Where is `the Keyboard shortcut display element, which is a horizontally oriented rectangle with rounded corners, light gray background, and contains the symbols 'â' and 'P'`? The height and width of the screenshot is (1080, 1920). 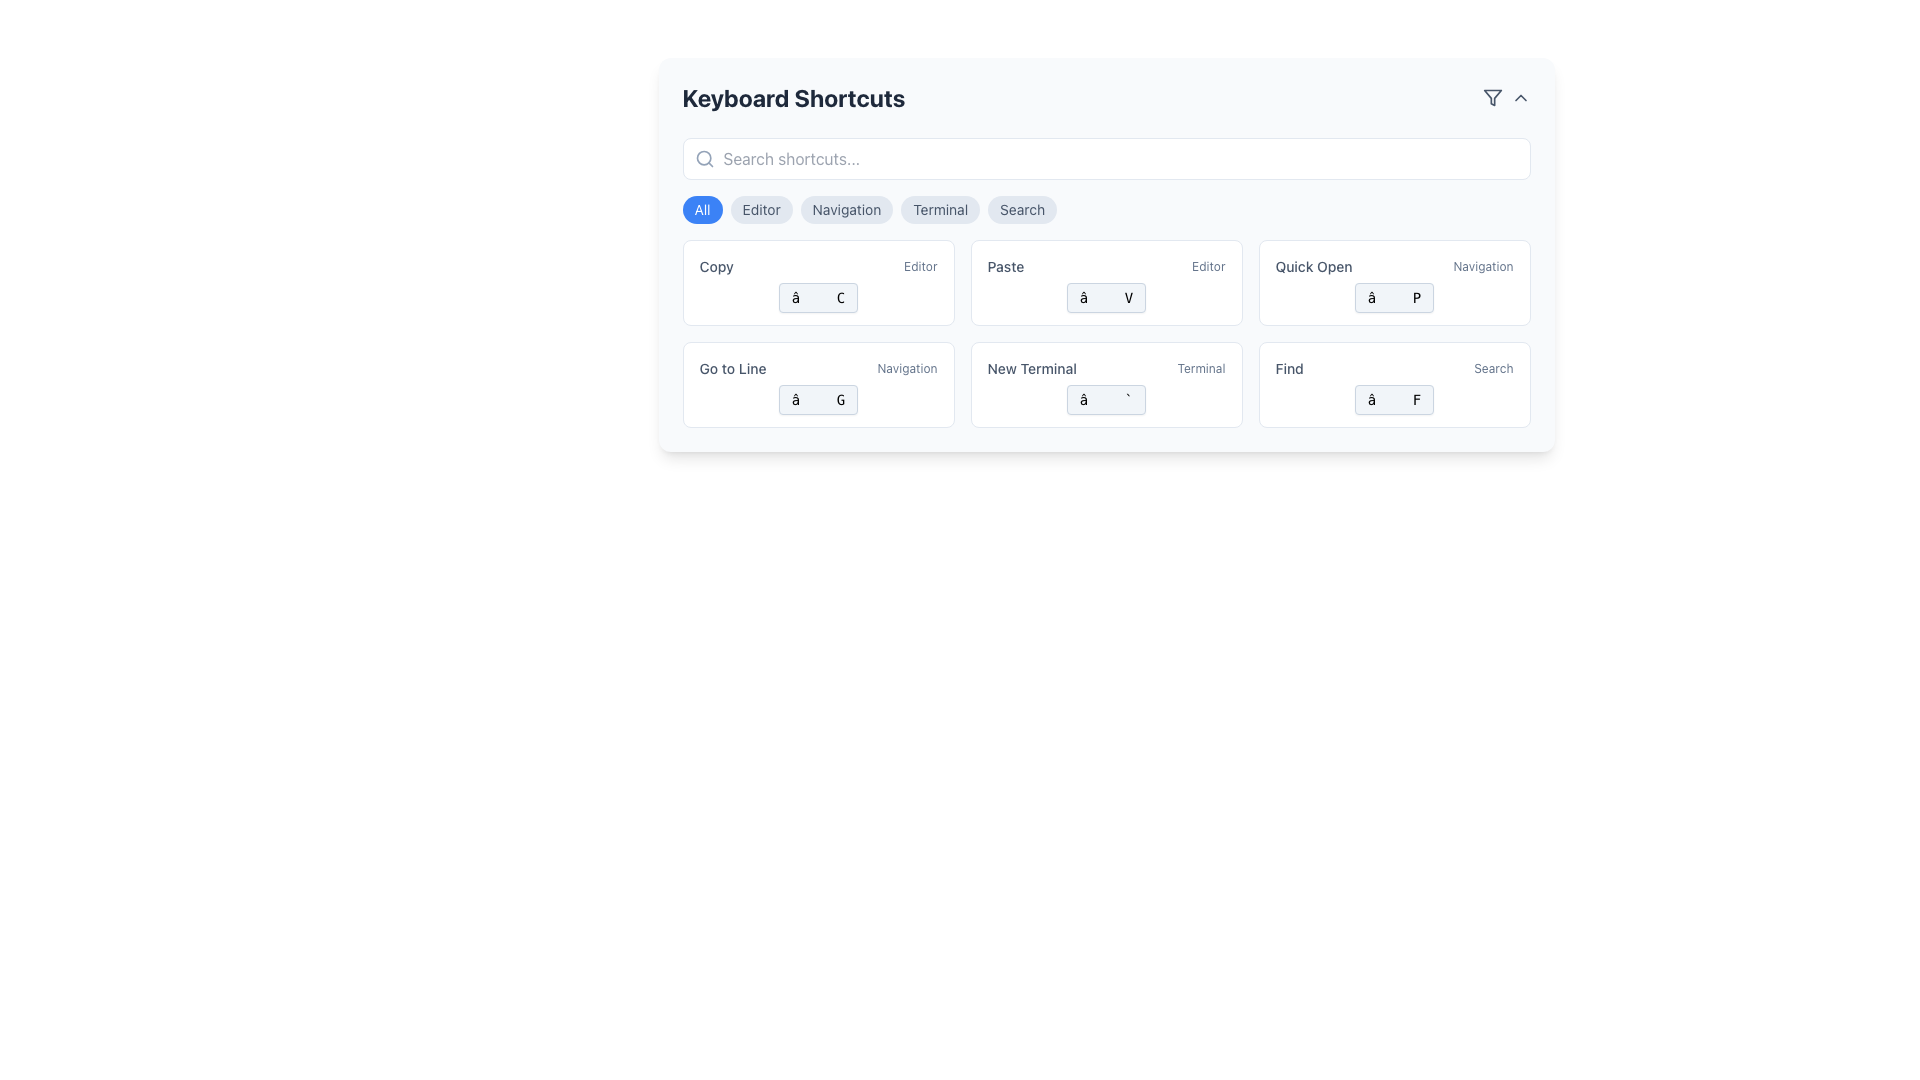 the Keyboard shortcut display element, which is a horizontally oriented rectangle with rounded corners, light gray background, and contains the symbols 'â' and 'P' is located at coordinates (1393, 297).